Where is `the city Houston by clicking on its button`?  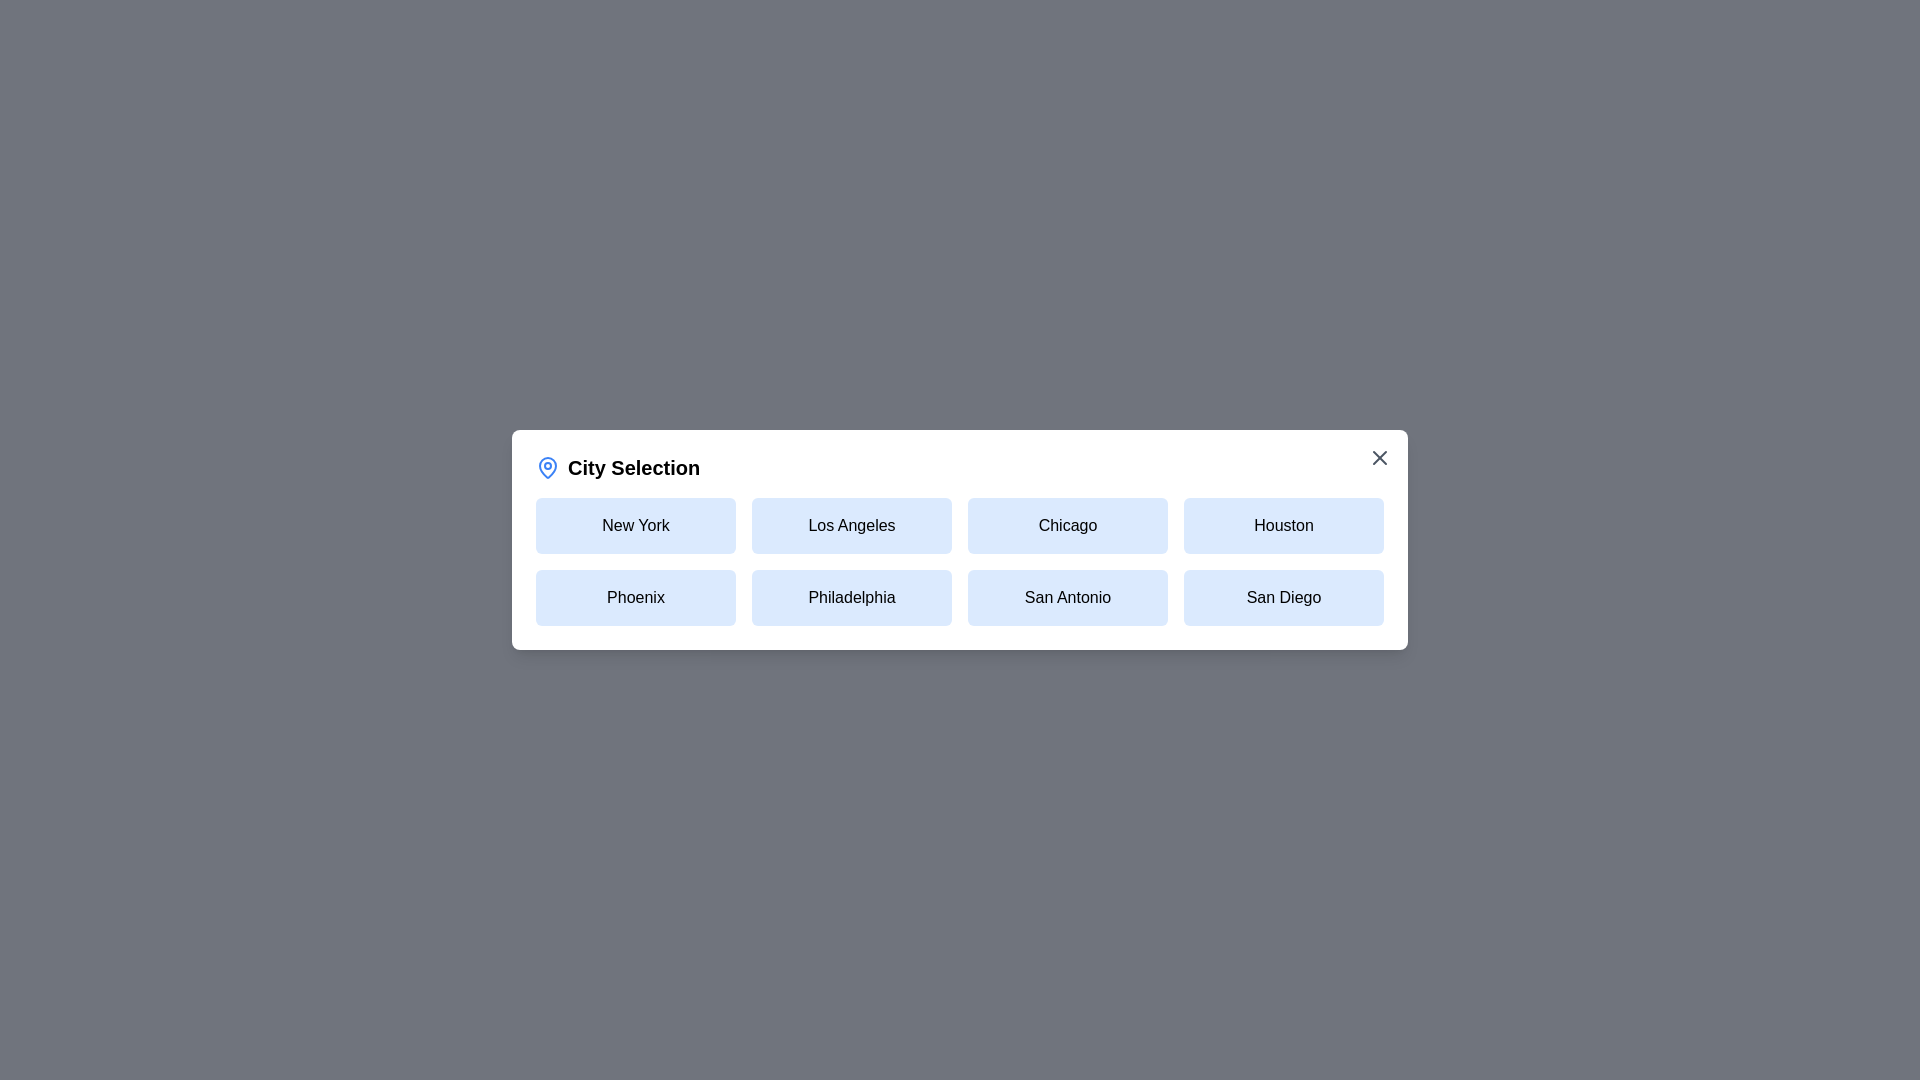
the city Houston by clicking on its button is located at coordinates (1283, 524).